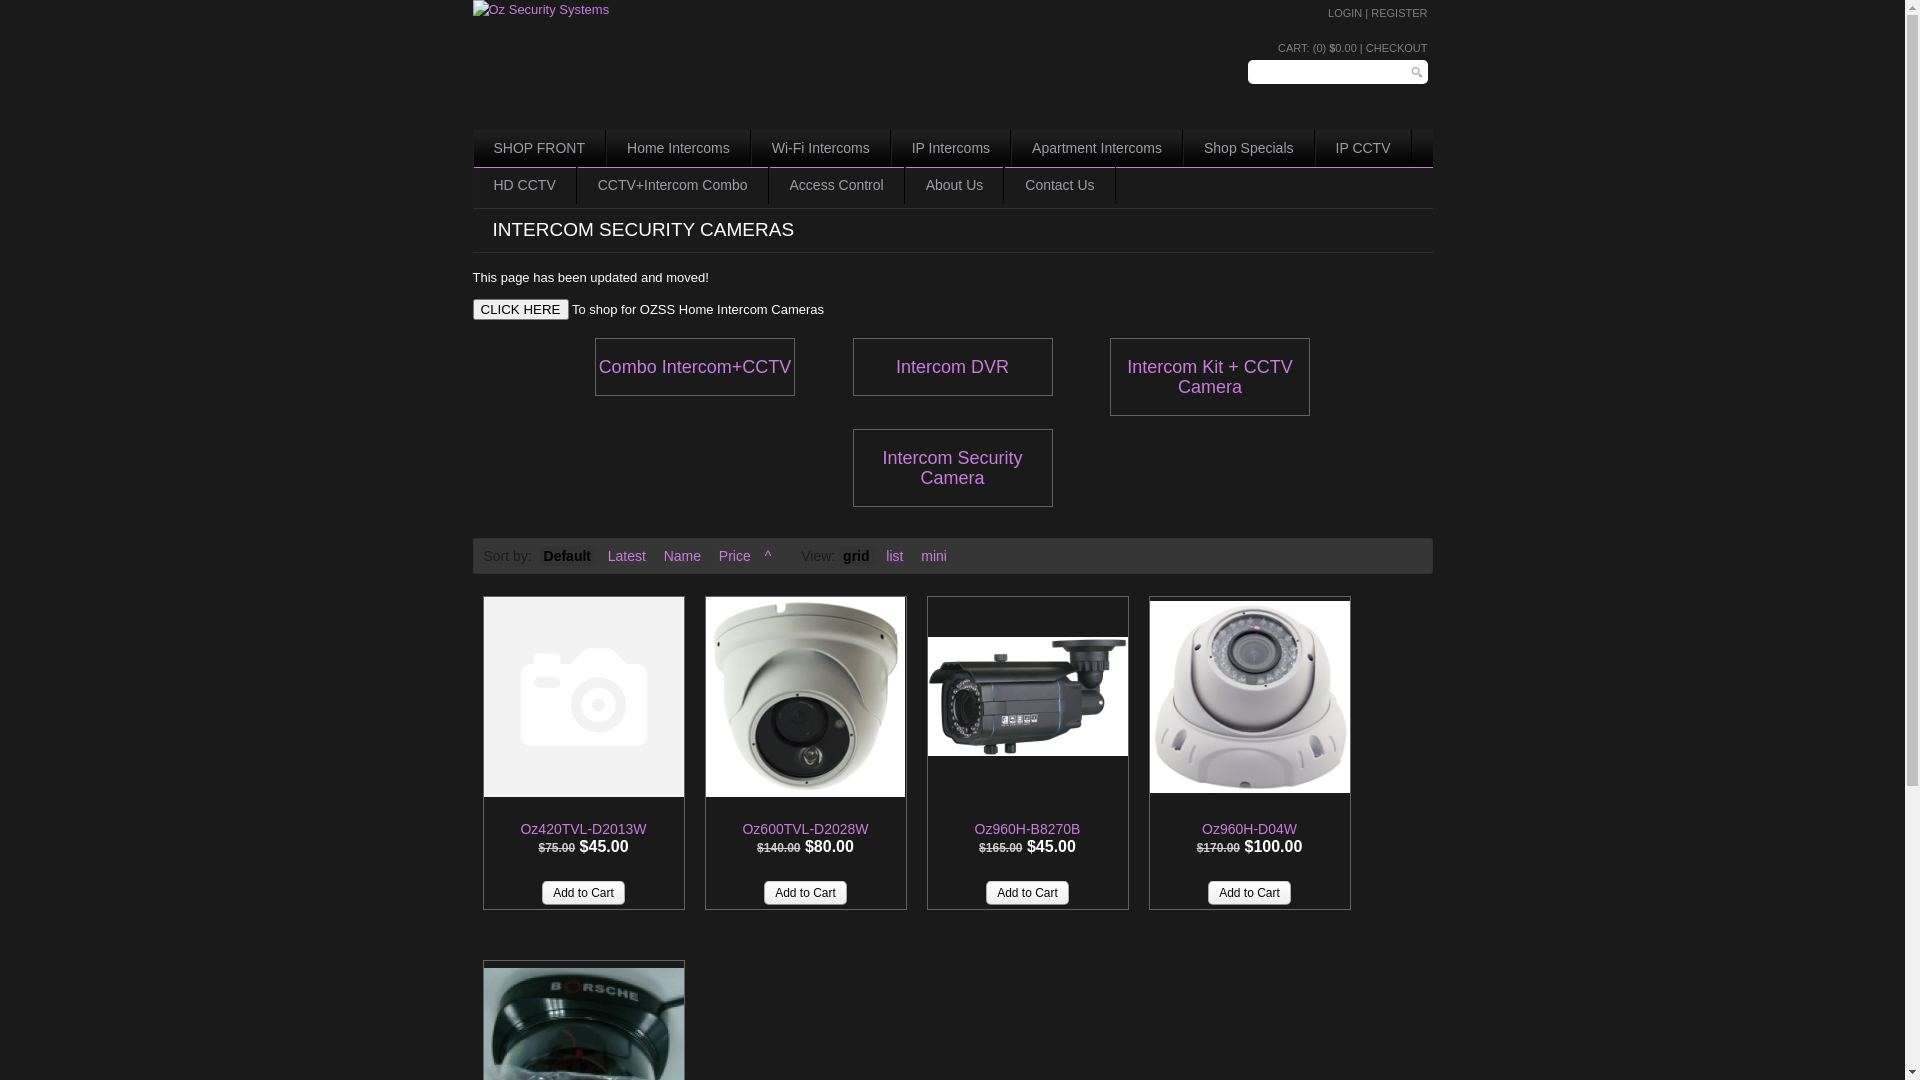 The width and height of the screenshot is (1920, 1080). What do you see at coordinates (602, 555) in the screenshot?
I see `'Latest'` at bounding box center [602, 555].